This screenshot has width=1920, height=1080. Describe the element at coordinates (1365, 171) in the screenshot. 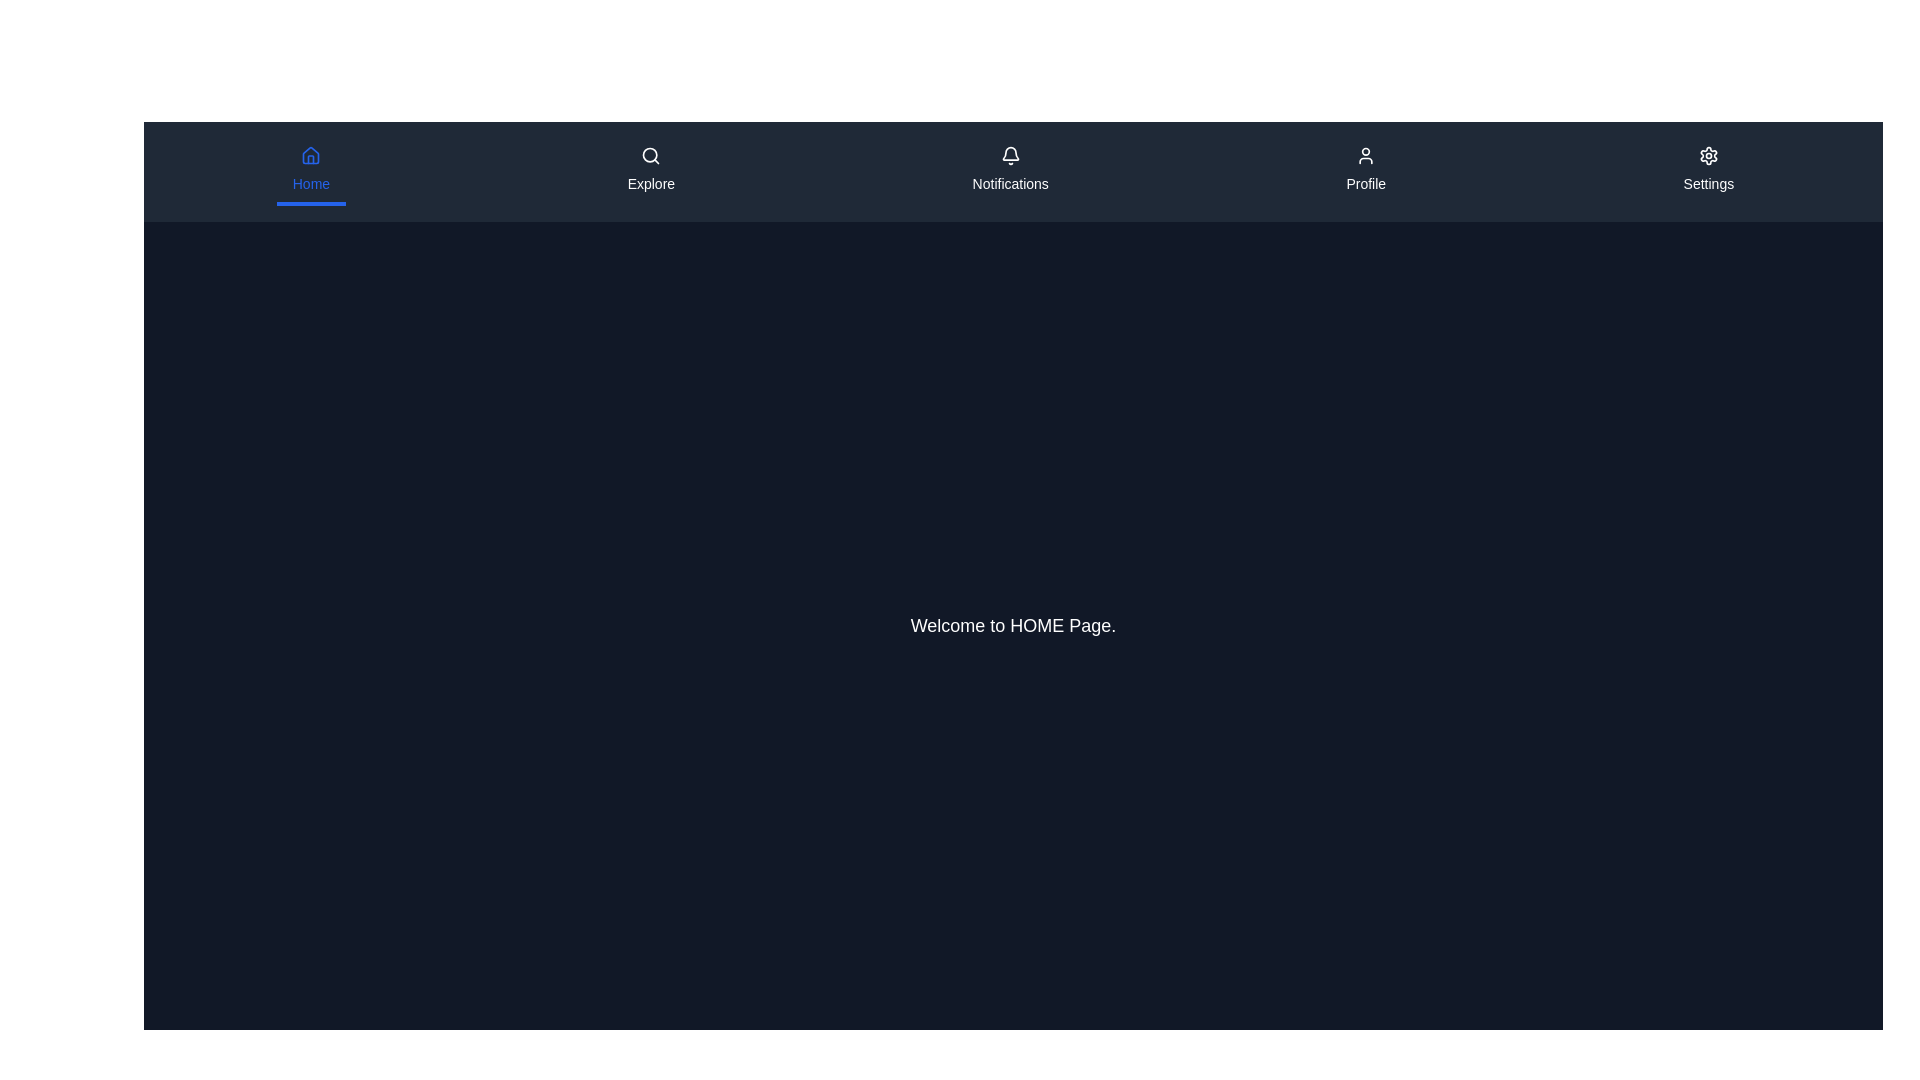

I see `the 'Profile' navigational tab located in the fourth position of the horizontal navigation bar` at that location.